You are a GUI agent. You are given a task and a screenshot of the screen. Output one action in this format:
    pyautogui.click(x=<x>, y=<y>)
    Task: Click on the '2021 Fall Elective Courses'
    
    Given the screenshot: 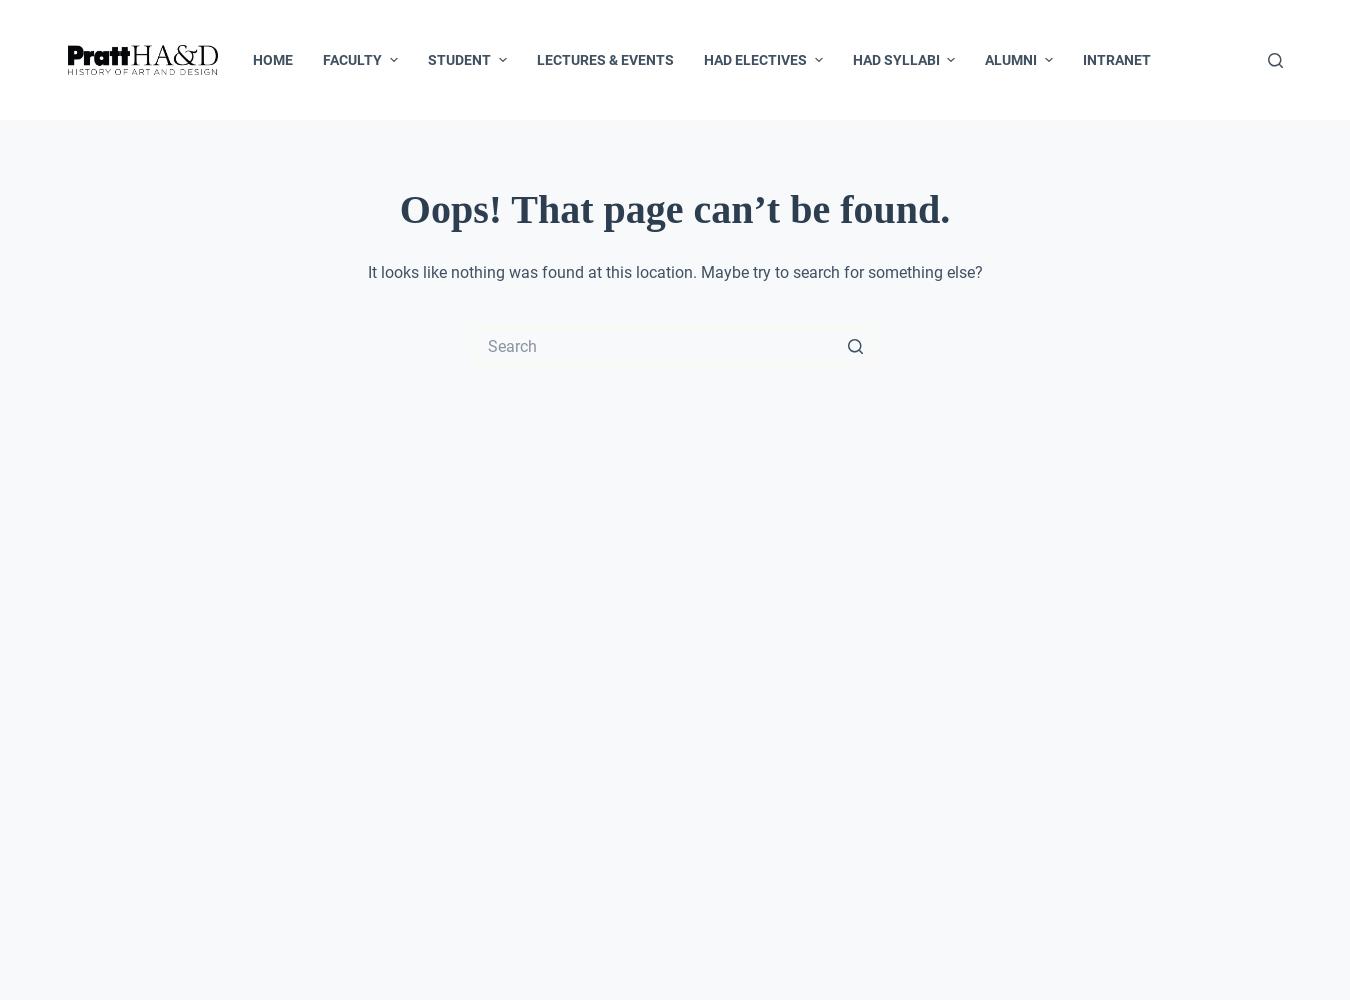 What is the action you would take?
    pyautogui.click(x=710, y=347)
    